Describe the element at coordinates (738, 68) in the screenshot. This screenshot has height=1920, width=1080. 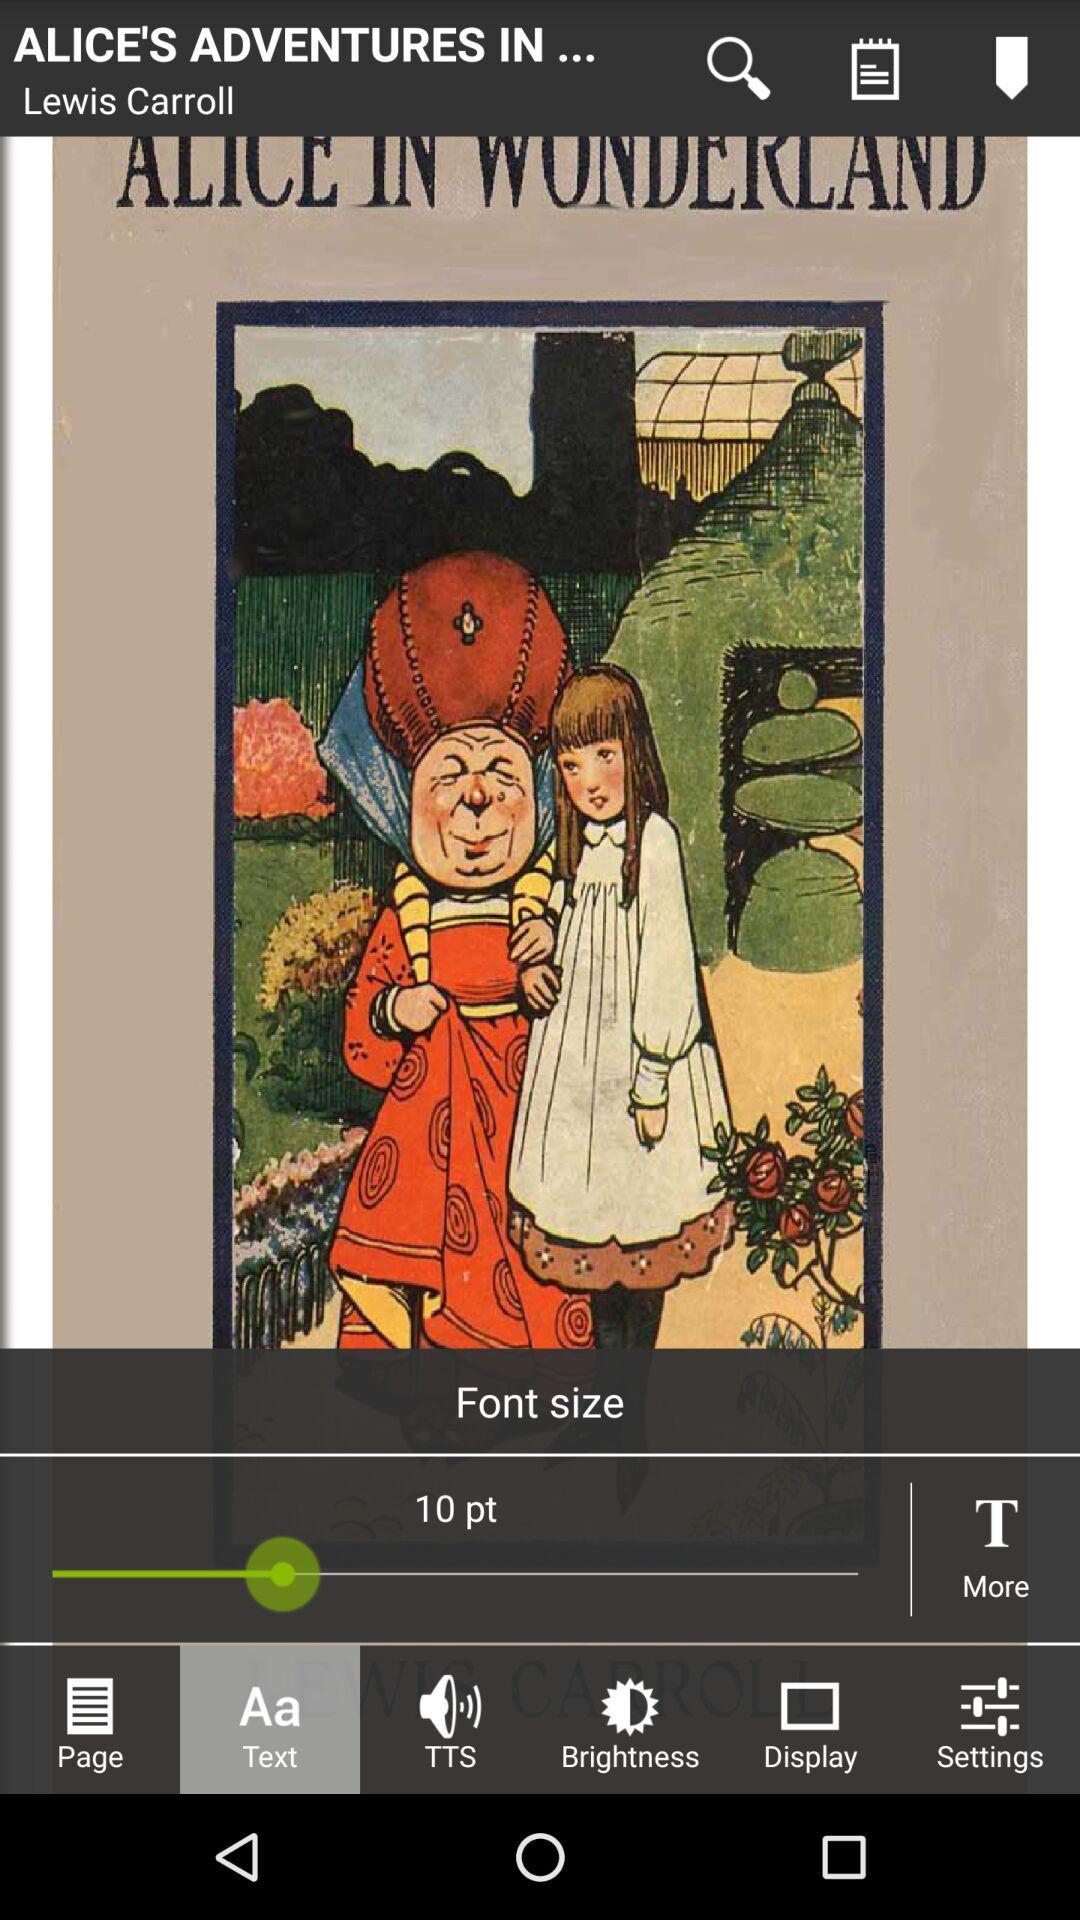
I see `search` at that location.